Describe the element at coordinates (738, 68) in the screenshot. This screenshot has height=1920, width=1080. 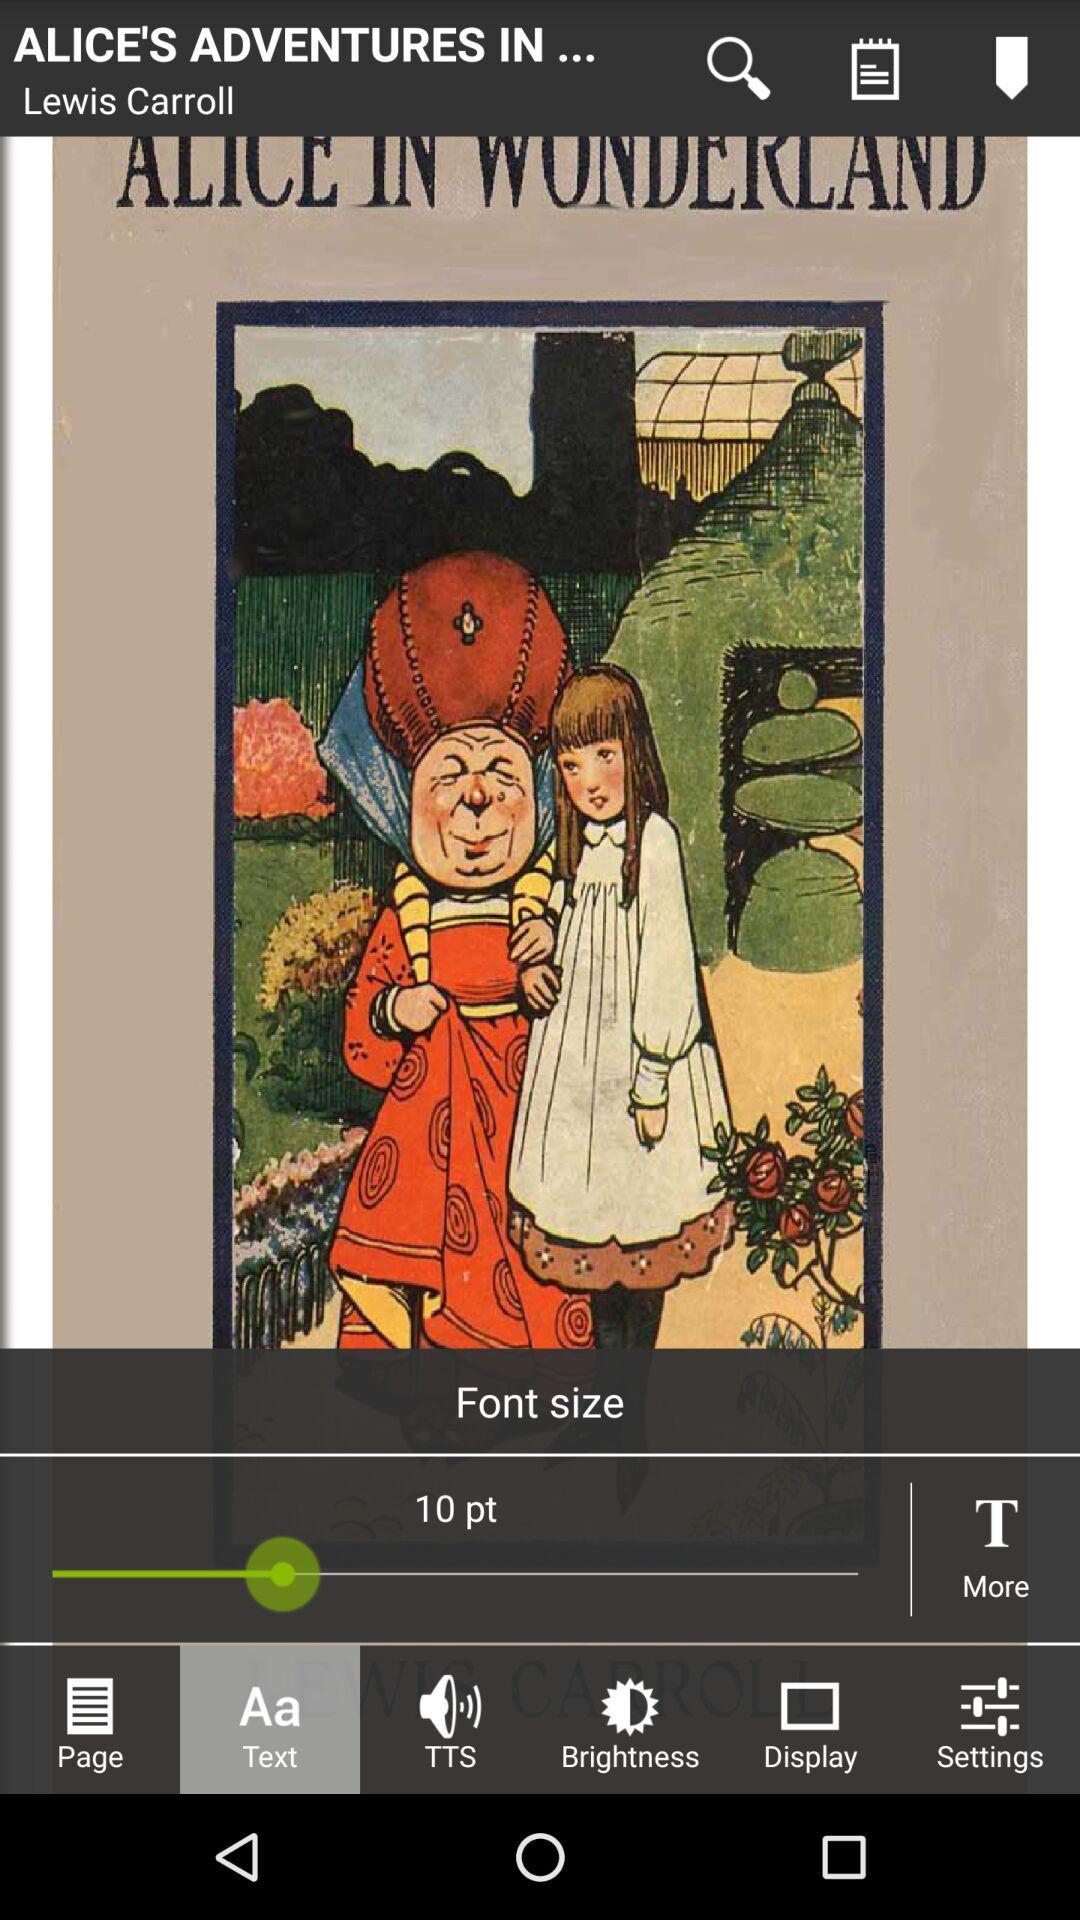
I see `search` at that location.